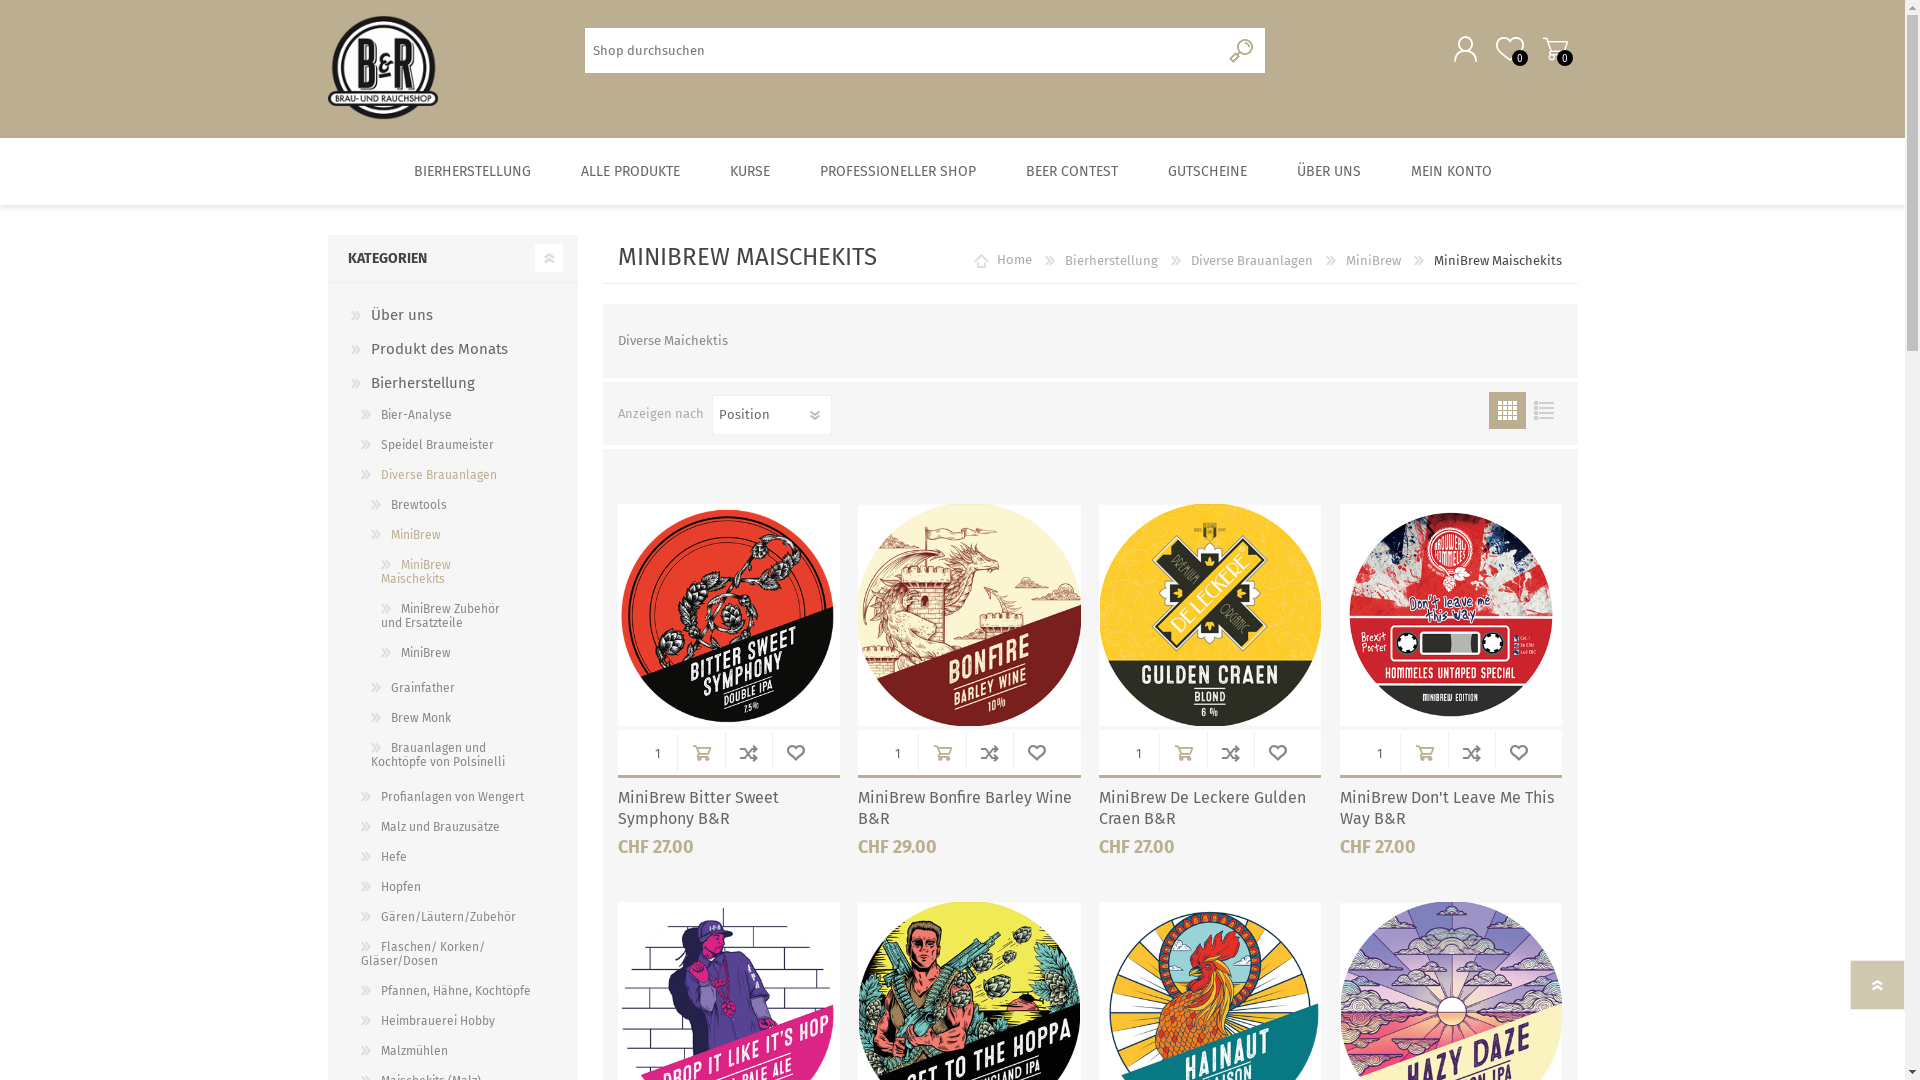 The image size is (1920, 1080). What do you see at coordinates (747, 170) in the screenshot?
I see `'KURSE'` at bounding box center [747, 170].